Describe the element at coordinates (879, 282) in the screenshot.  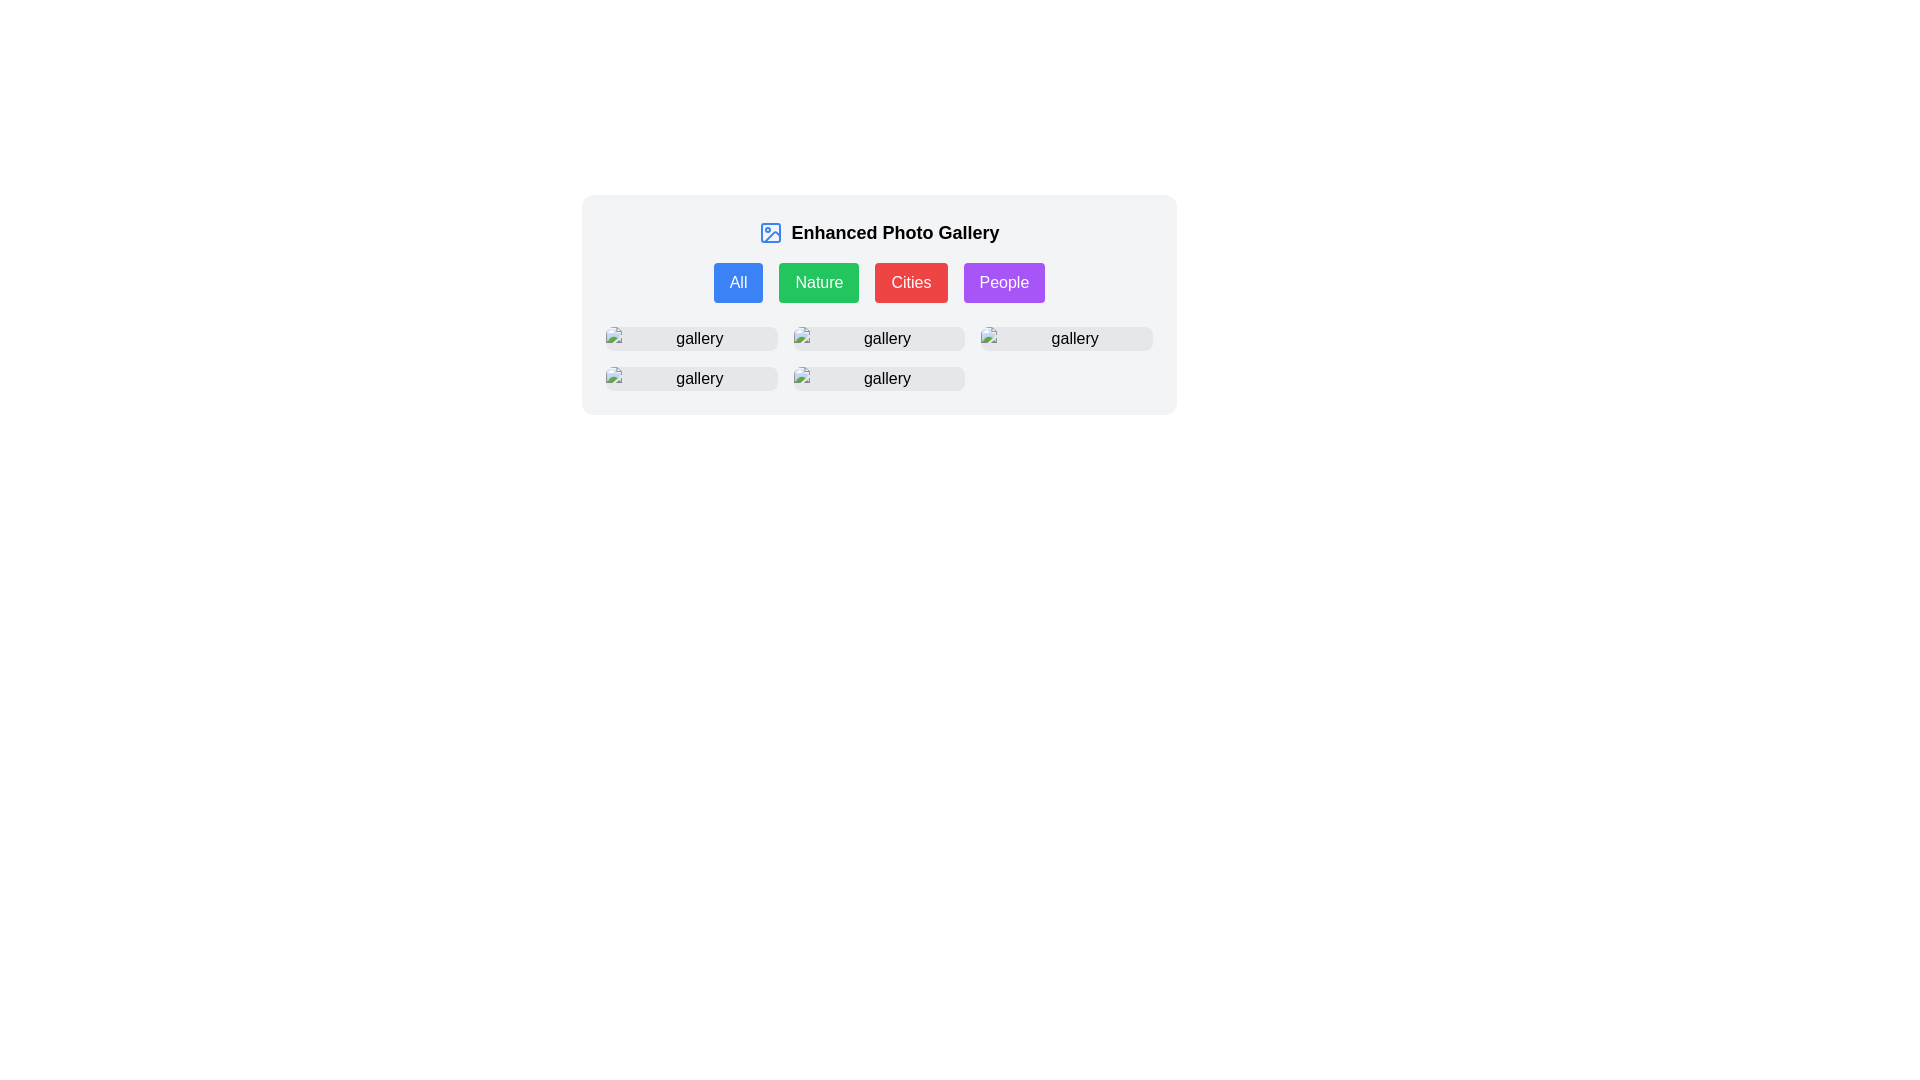
I see `the red button labeled 'Cities' to trigger its visual hover effect` at that location.